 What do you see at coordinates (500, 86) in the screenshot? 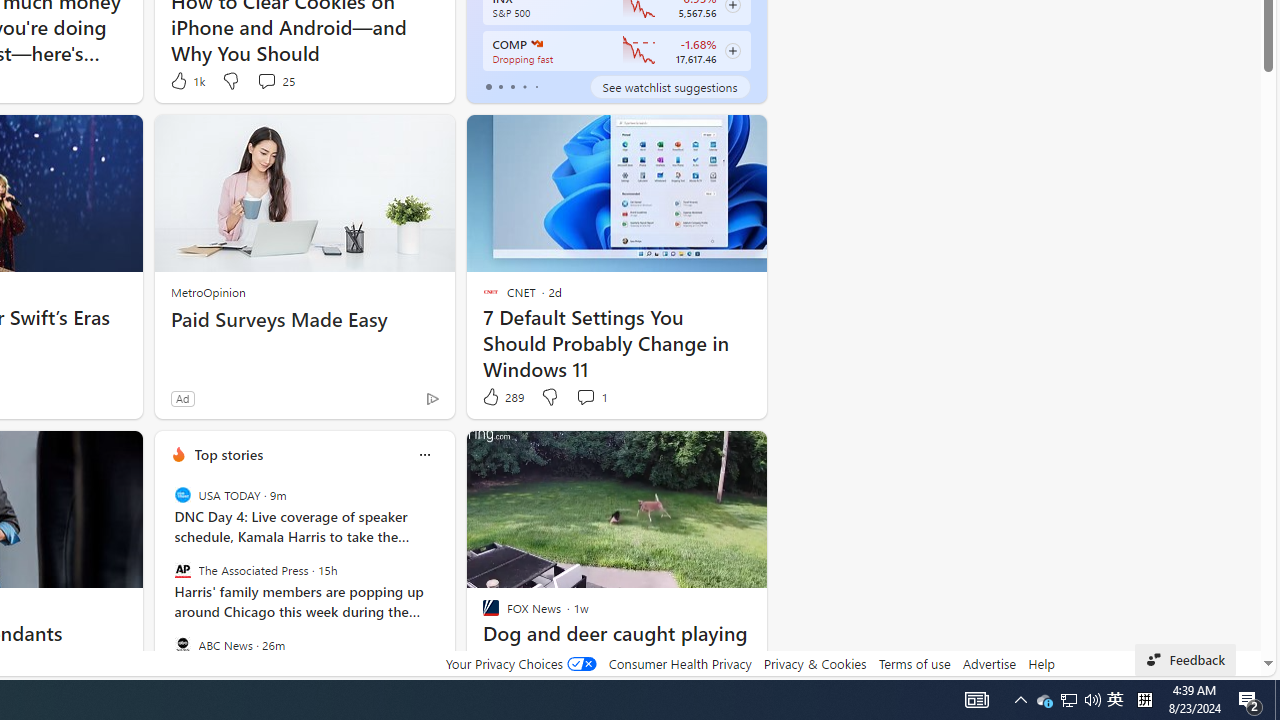
I see `'tab-1'` at bounding box center [500, 86].